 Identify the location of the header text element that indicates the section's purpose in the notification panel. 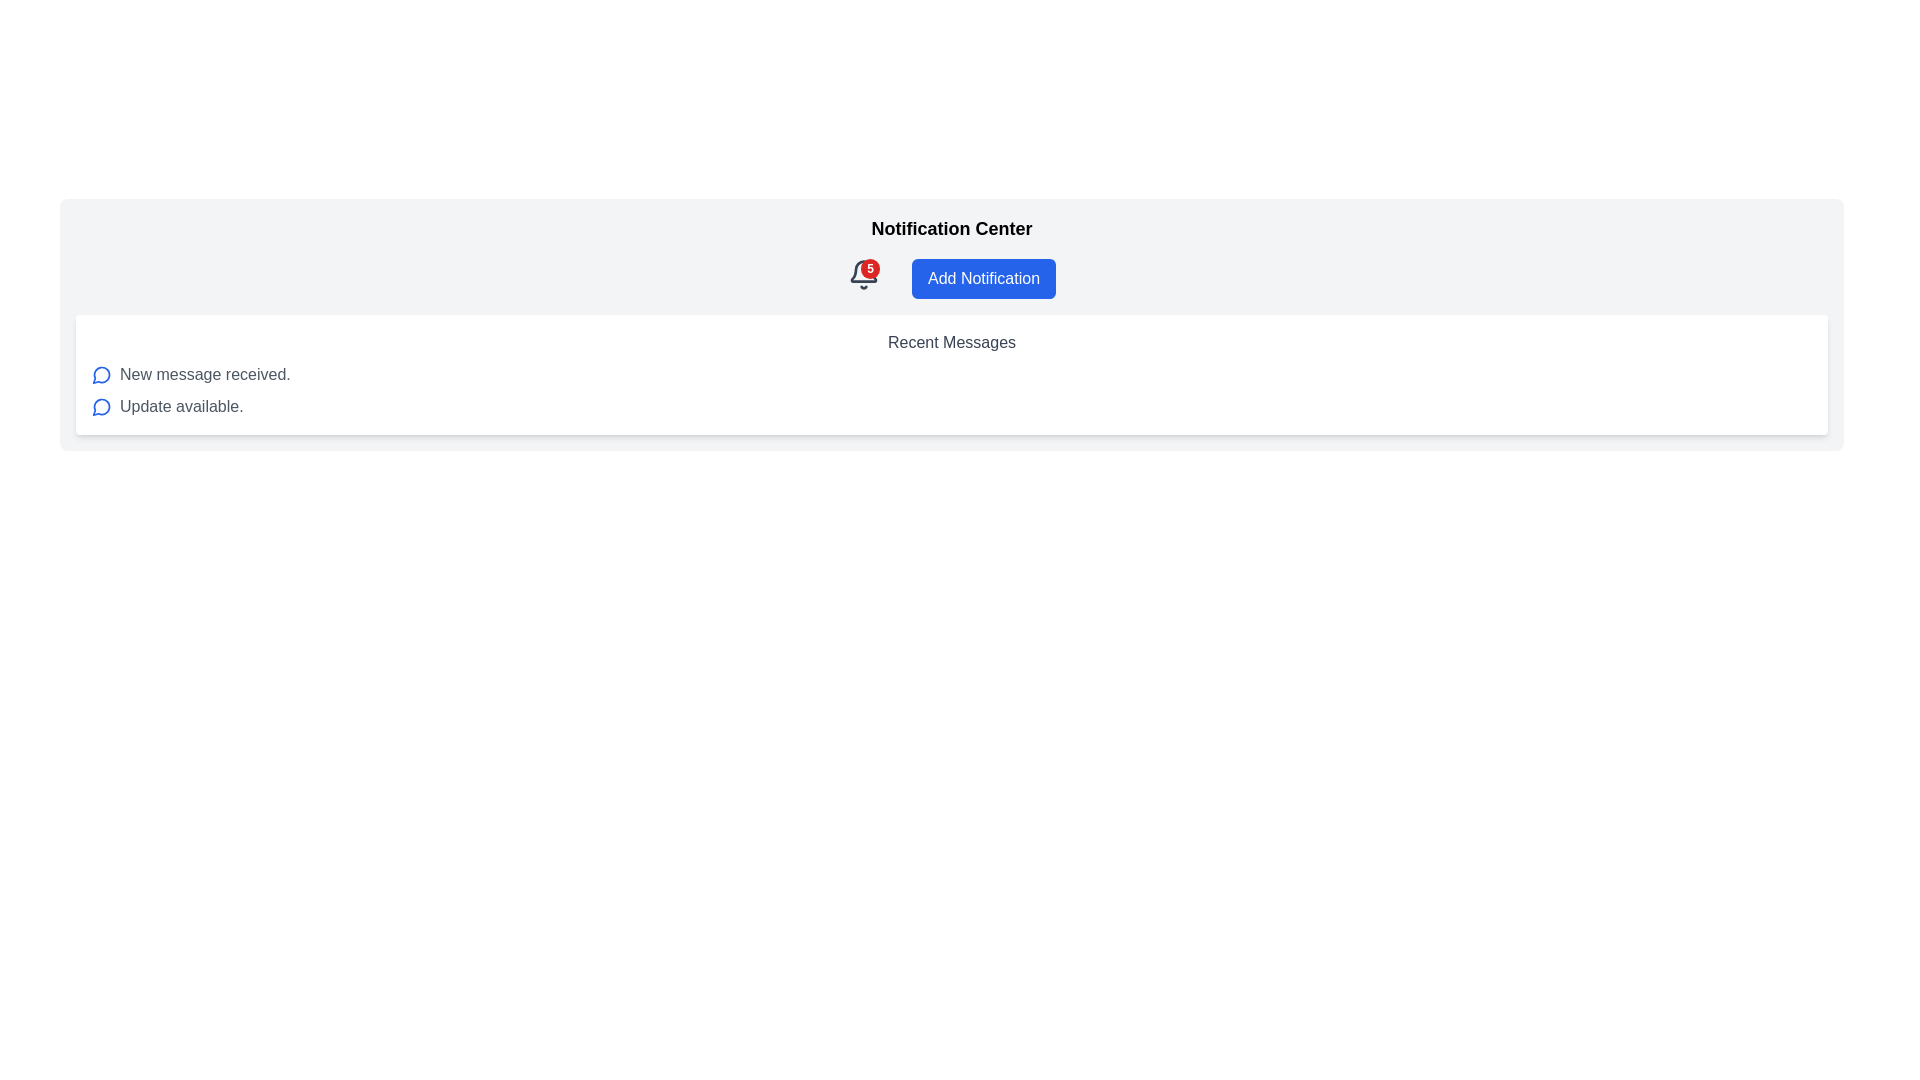
(950, 227).